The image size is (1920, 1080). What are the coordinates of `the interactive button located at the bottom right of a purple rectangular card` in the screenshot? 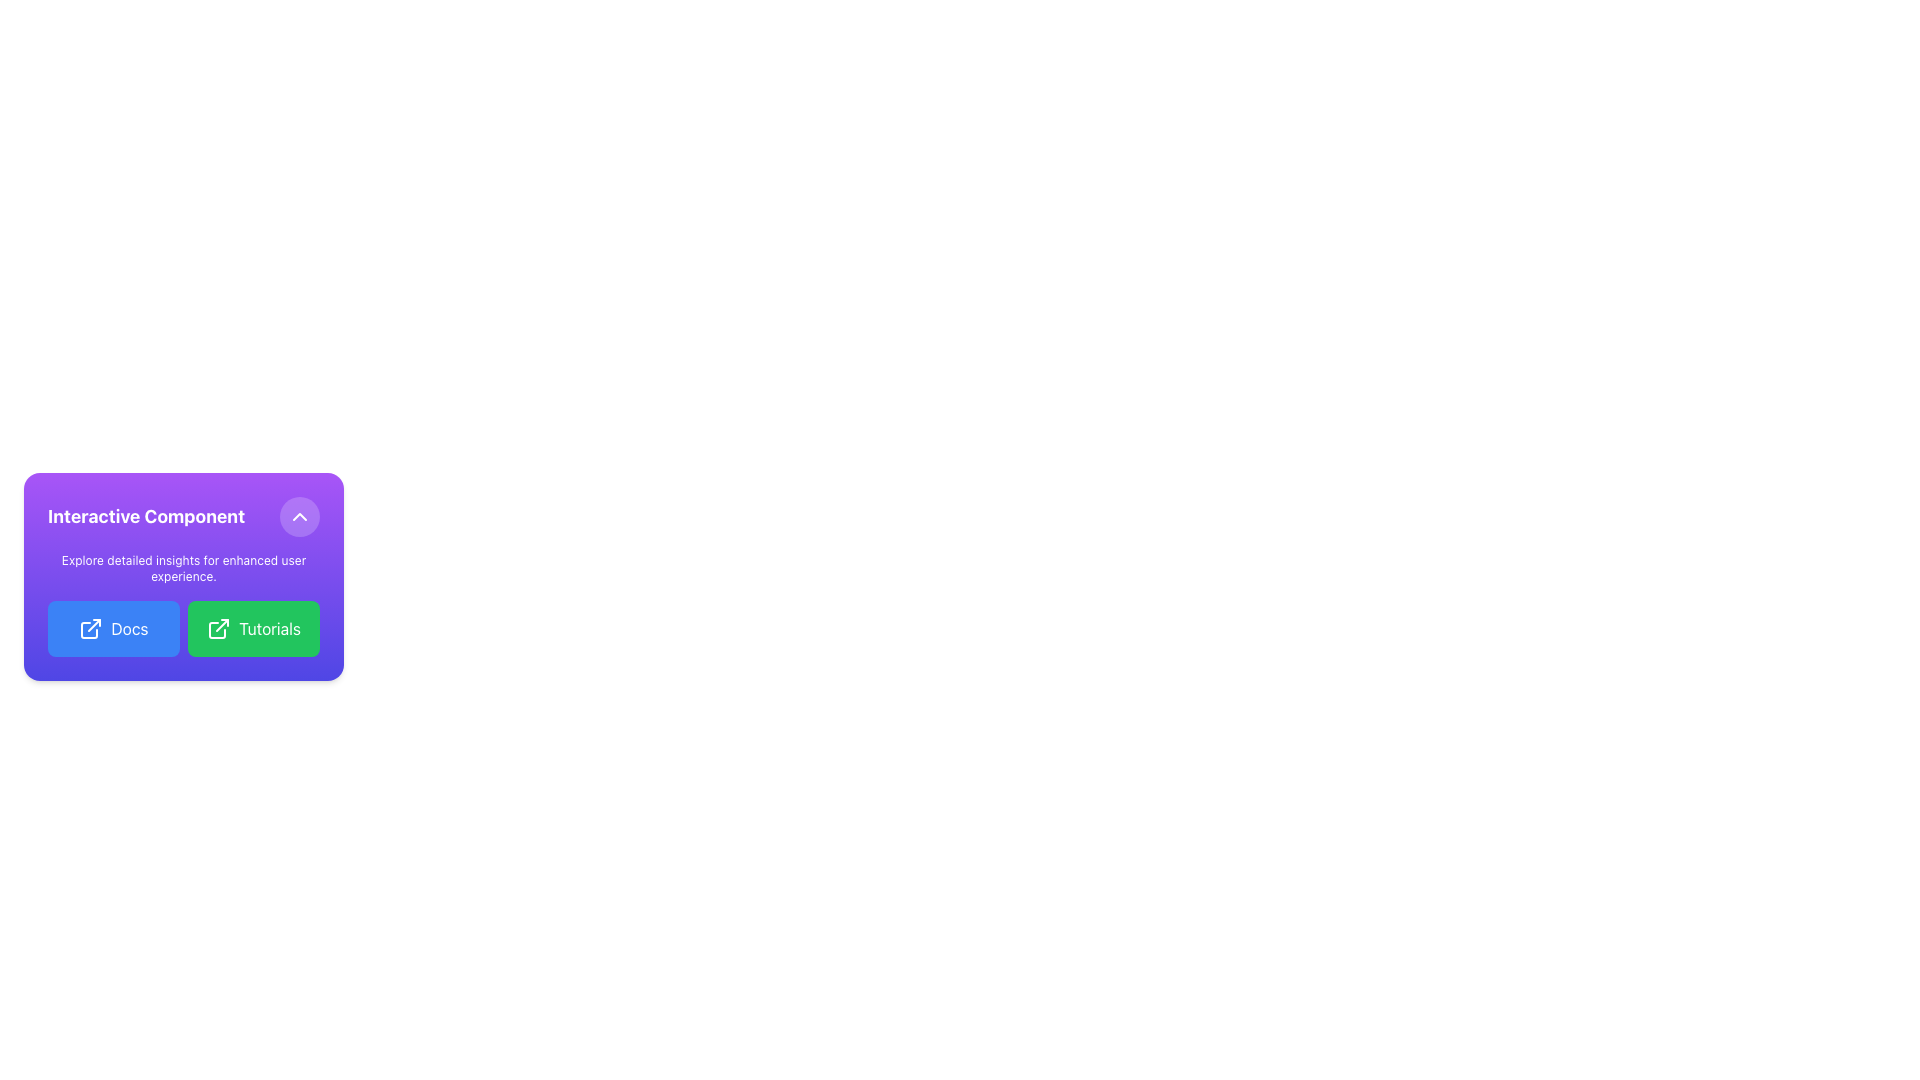 It's located at (253, 627).